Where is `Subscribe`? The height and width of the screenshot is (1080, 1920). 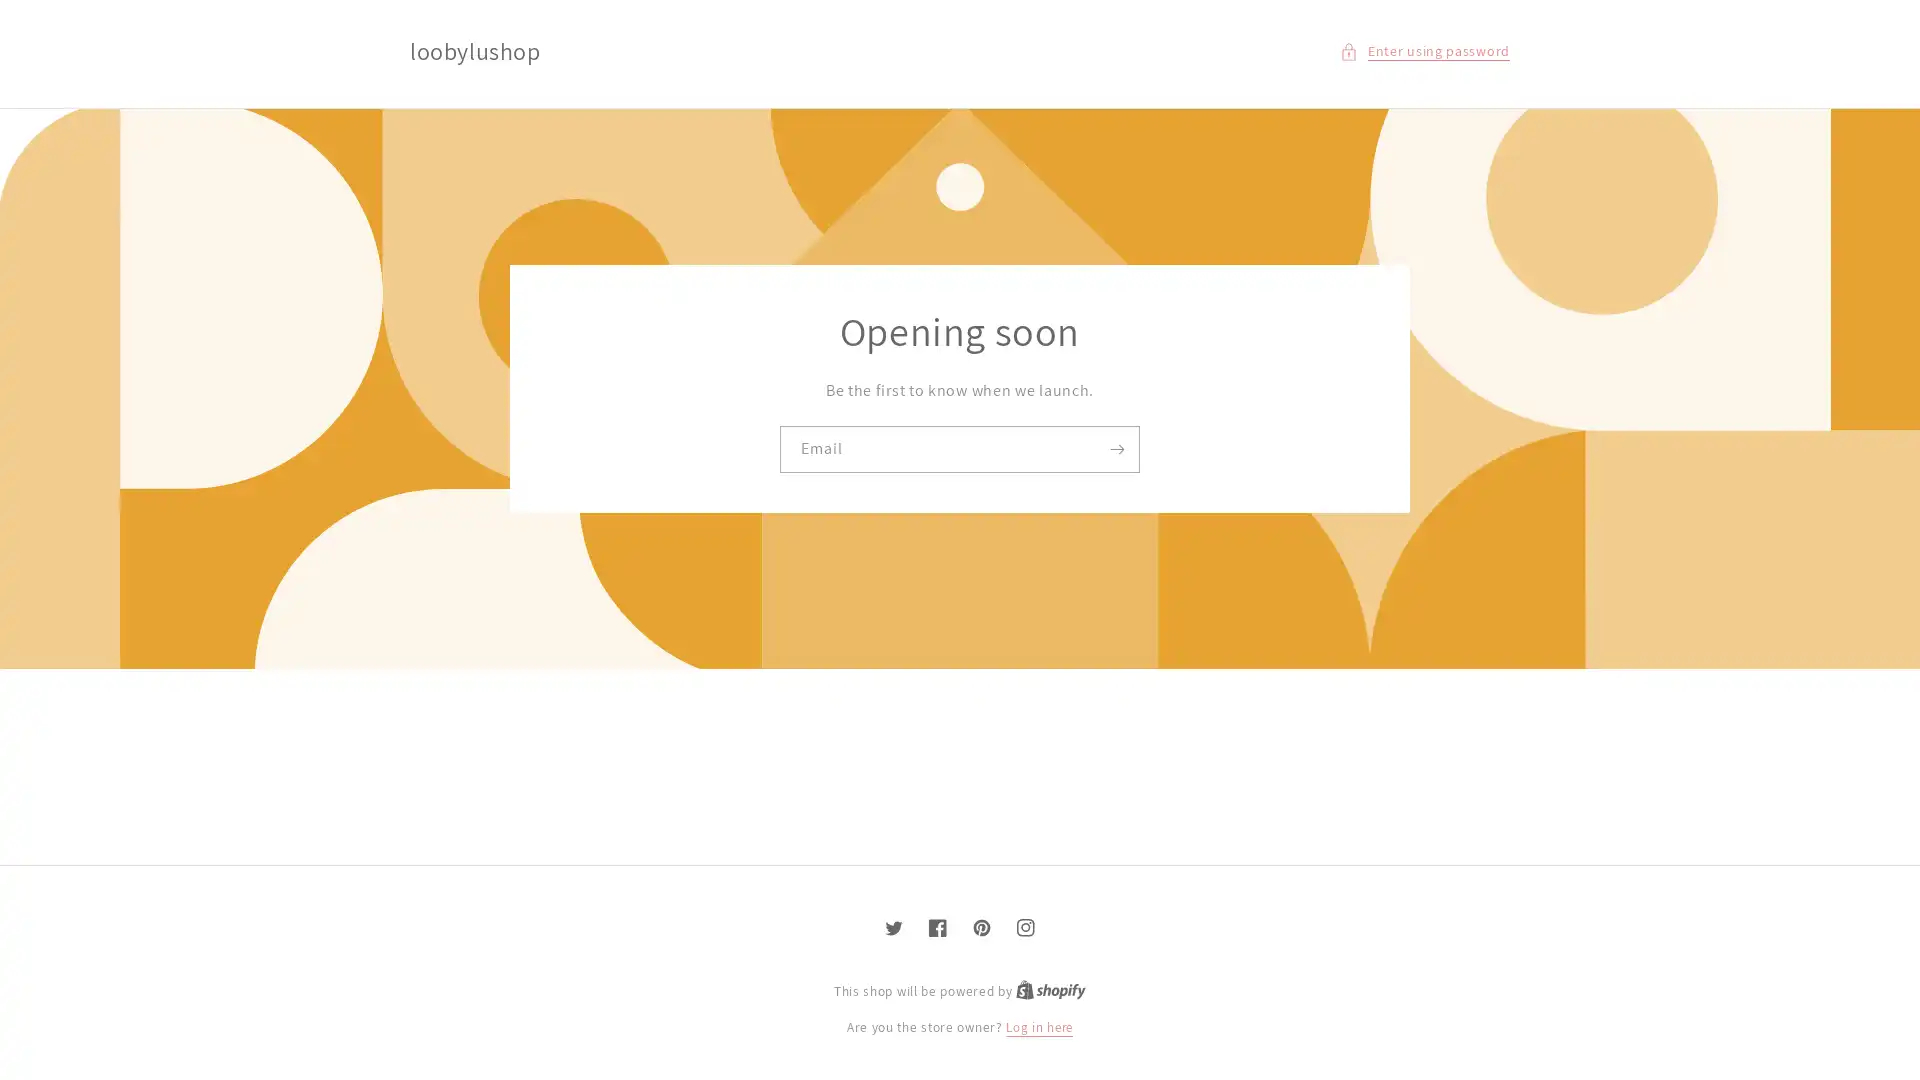
Subscribe is located at coordinates (1116, 448).